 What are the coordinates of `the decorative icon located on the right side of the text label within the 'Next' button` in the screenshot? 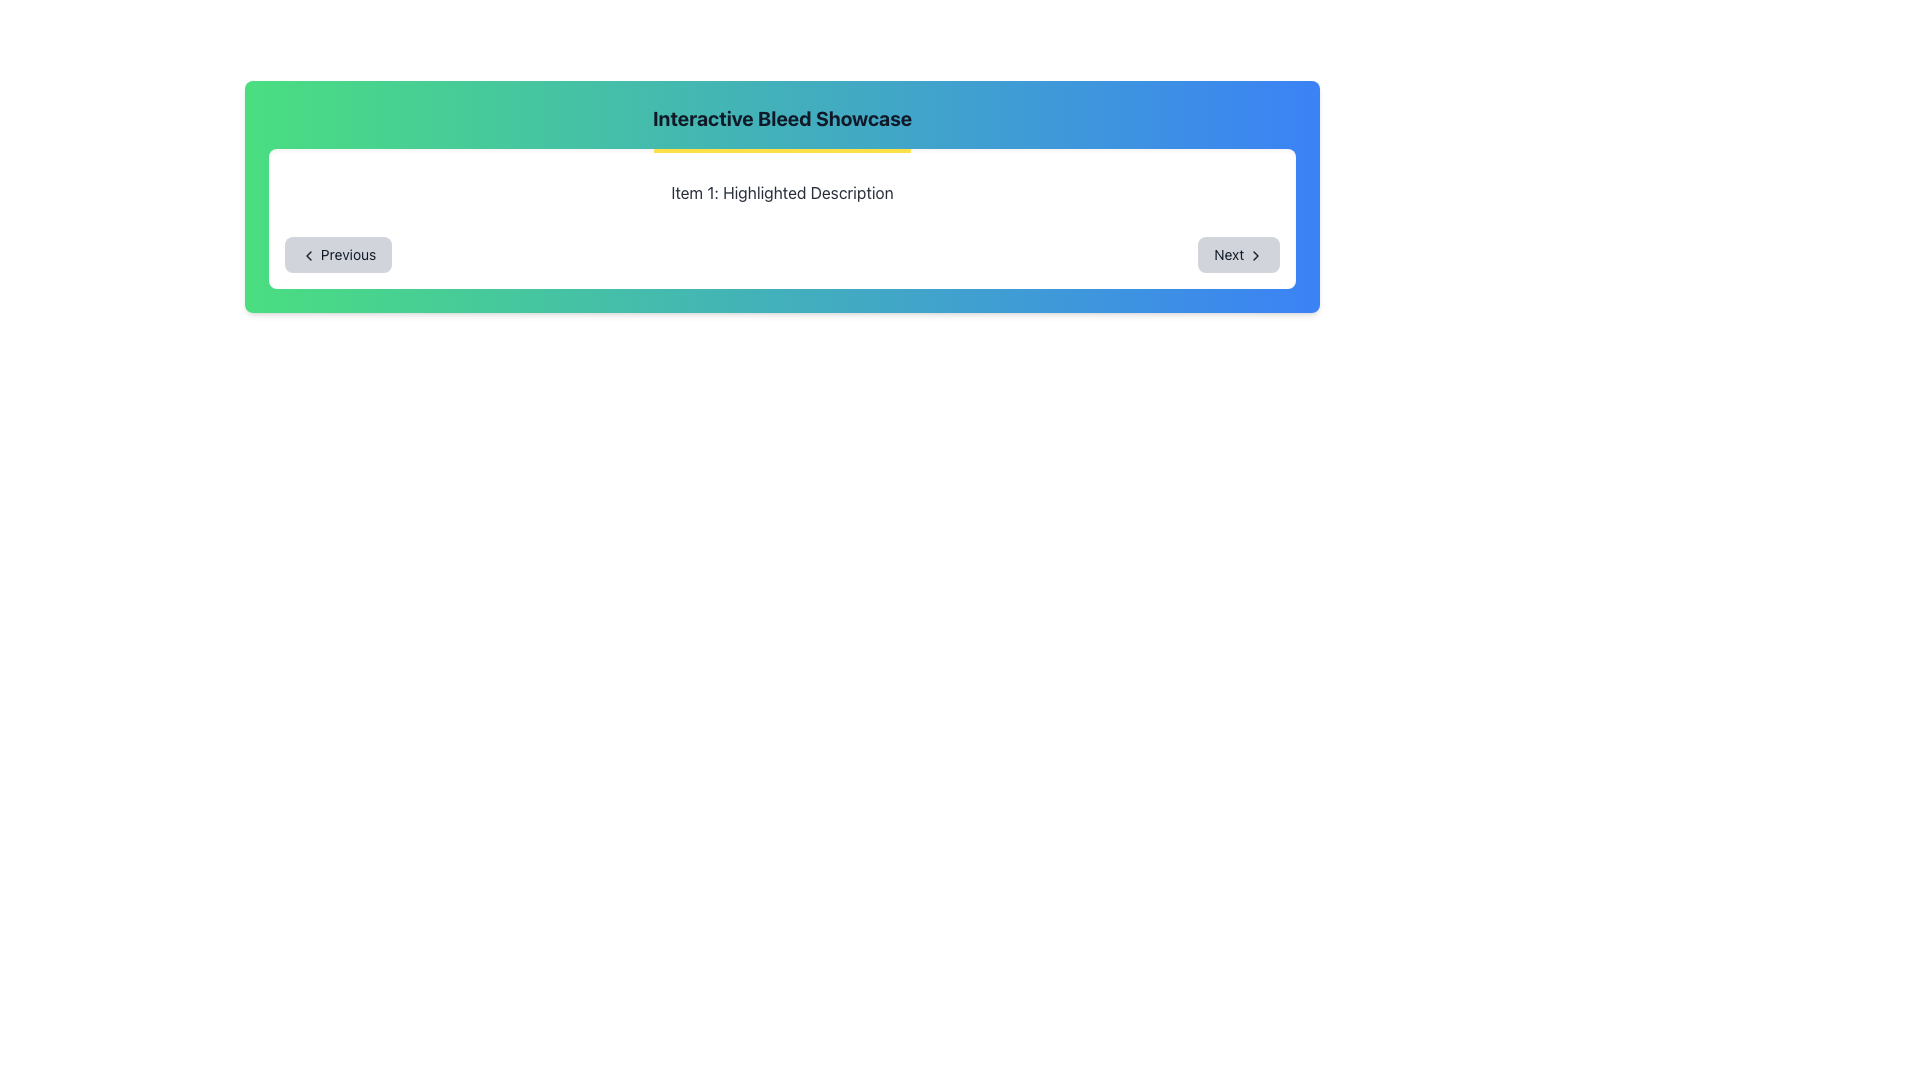 It's located at (1255, 254).